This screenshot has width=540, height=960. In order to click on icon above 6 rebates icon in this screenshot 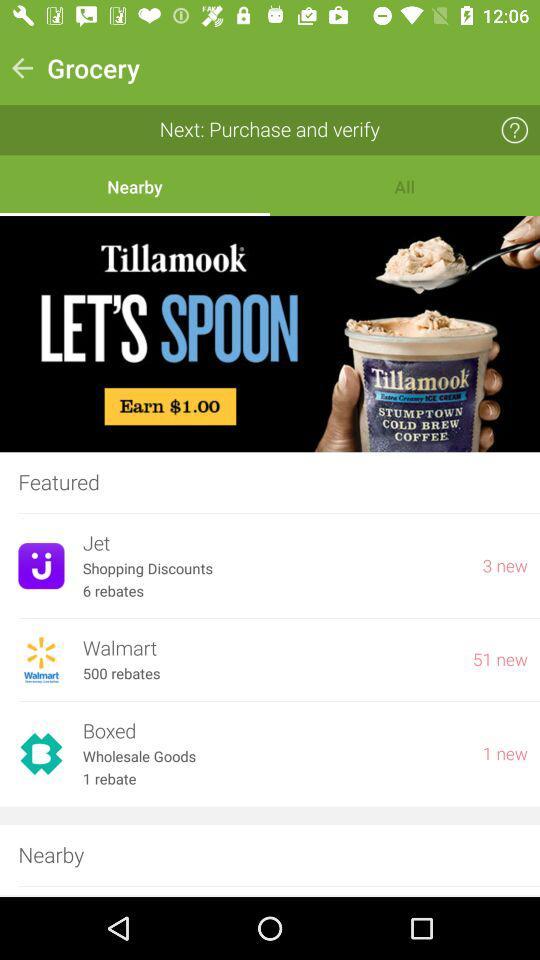, I will do `click(272, 569)`.